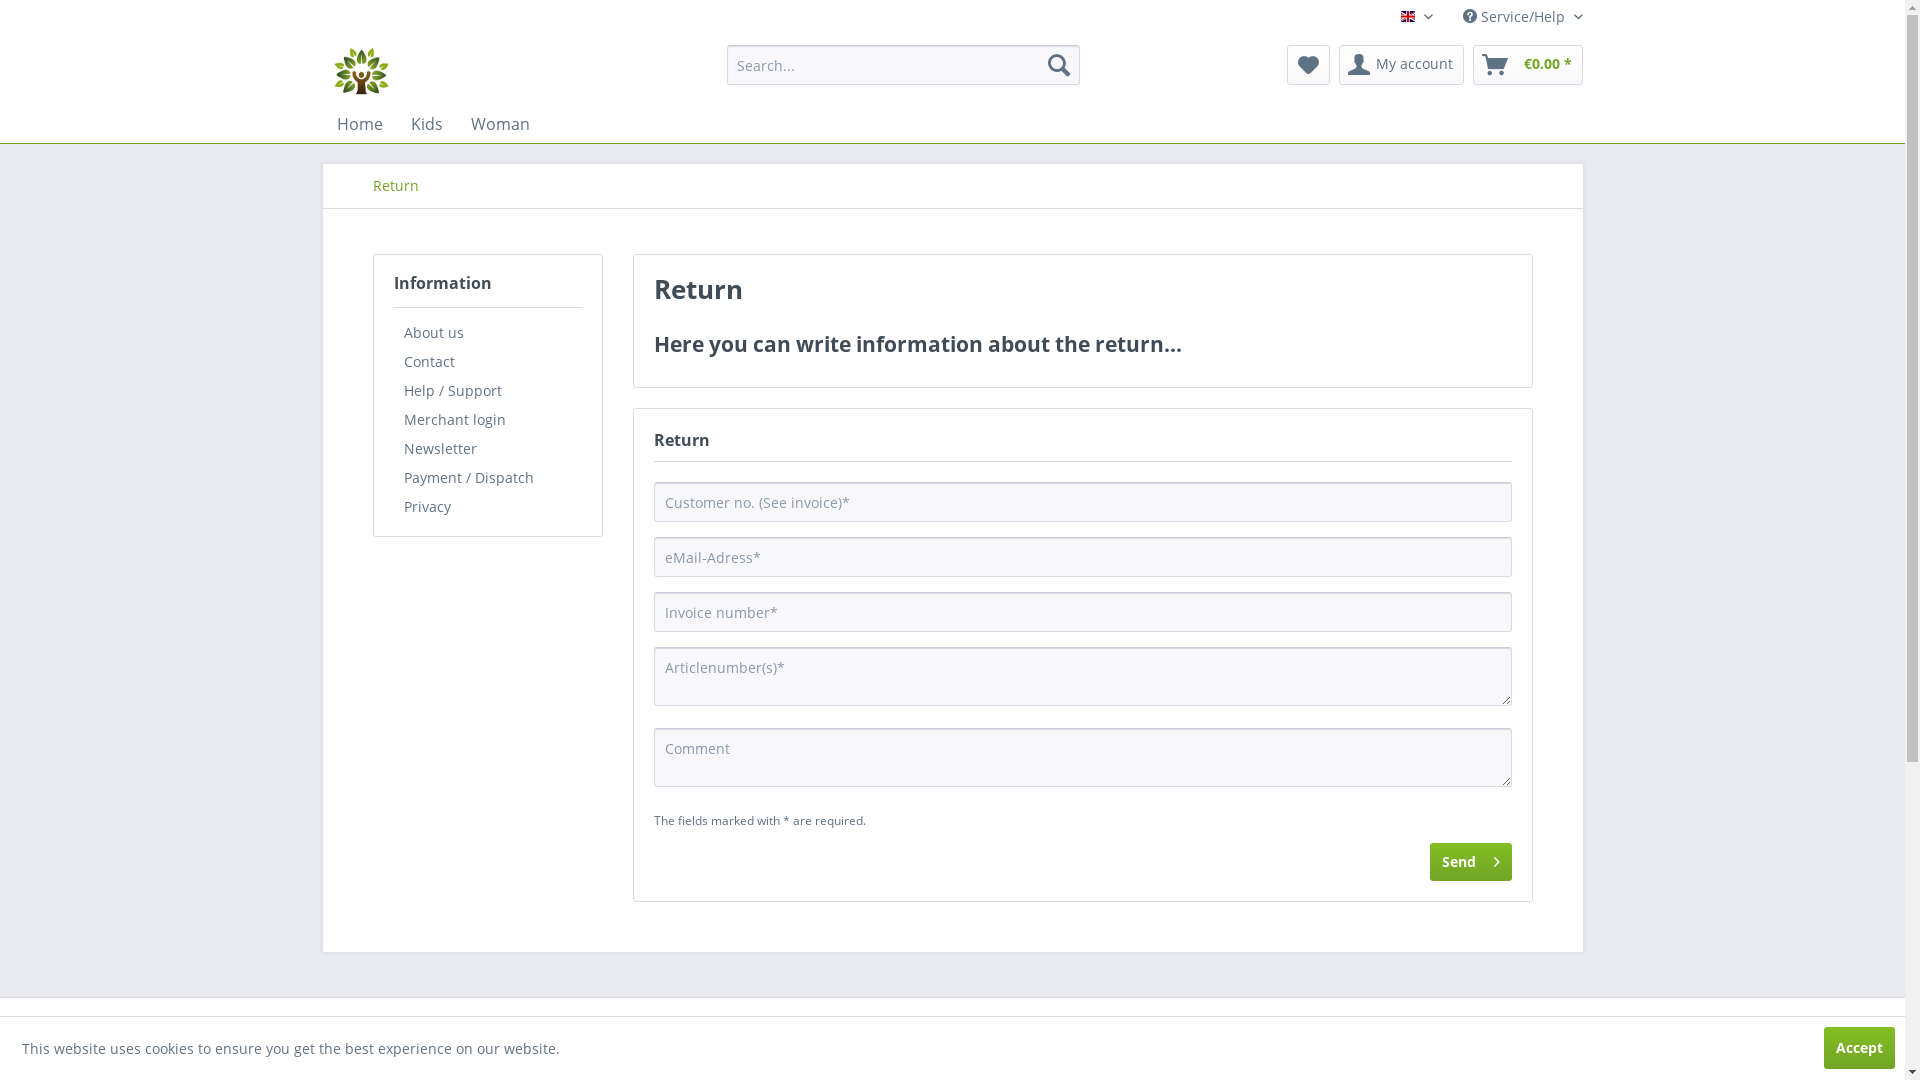 The width and height of the screenshot is (1920, 1080). Describe the element at coordinates (359, 123) in the screenshot. I see `'Home'` at that location.